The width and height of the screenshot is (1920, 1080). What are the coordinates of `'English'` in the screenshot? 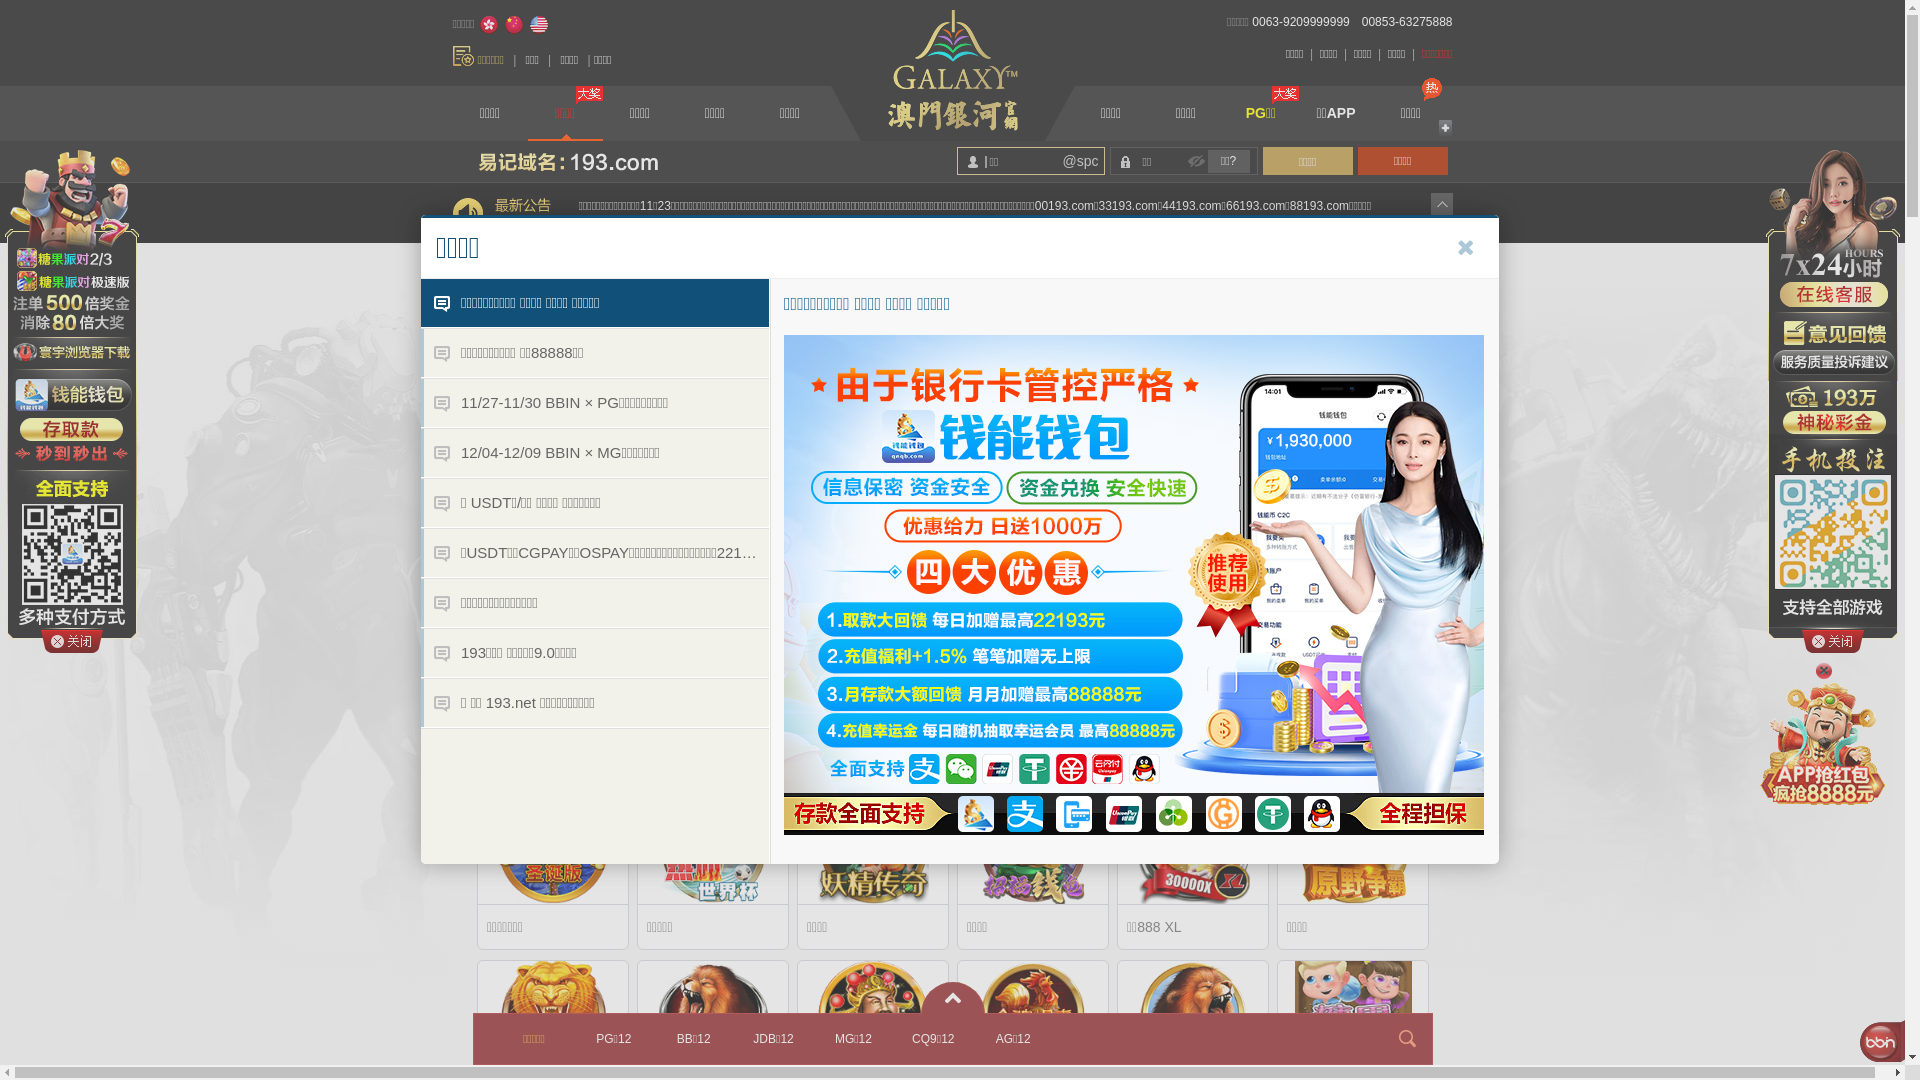 It's located at (538, 24).